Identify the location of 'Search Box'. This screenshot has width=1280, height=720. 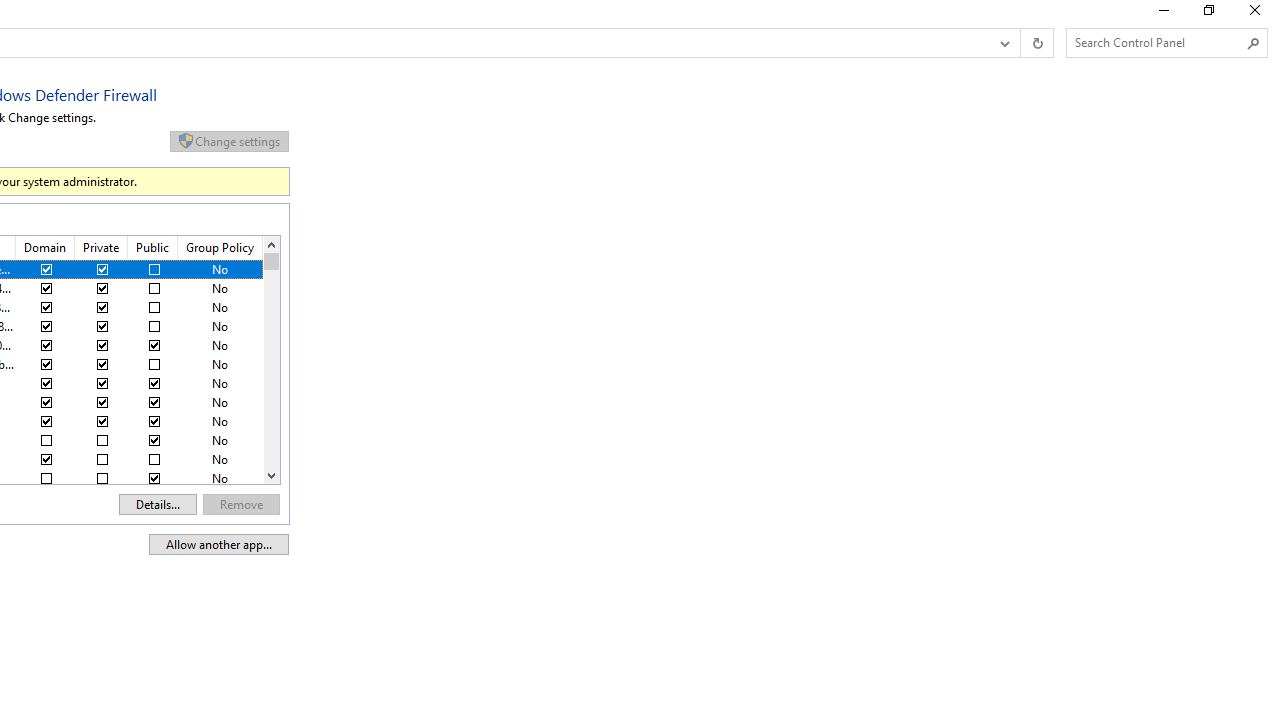
(1157, 42).